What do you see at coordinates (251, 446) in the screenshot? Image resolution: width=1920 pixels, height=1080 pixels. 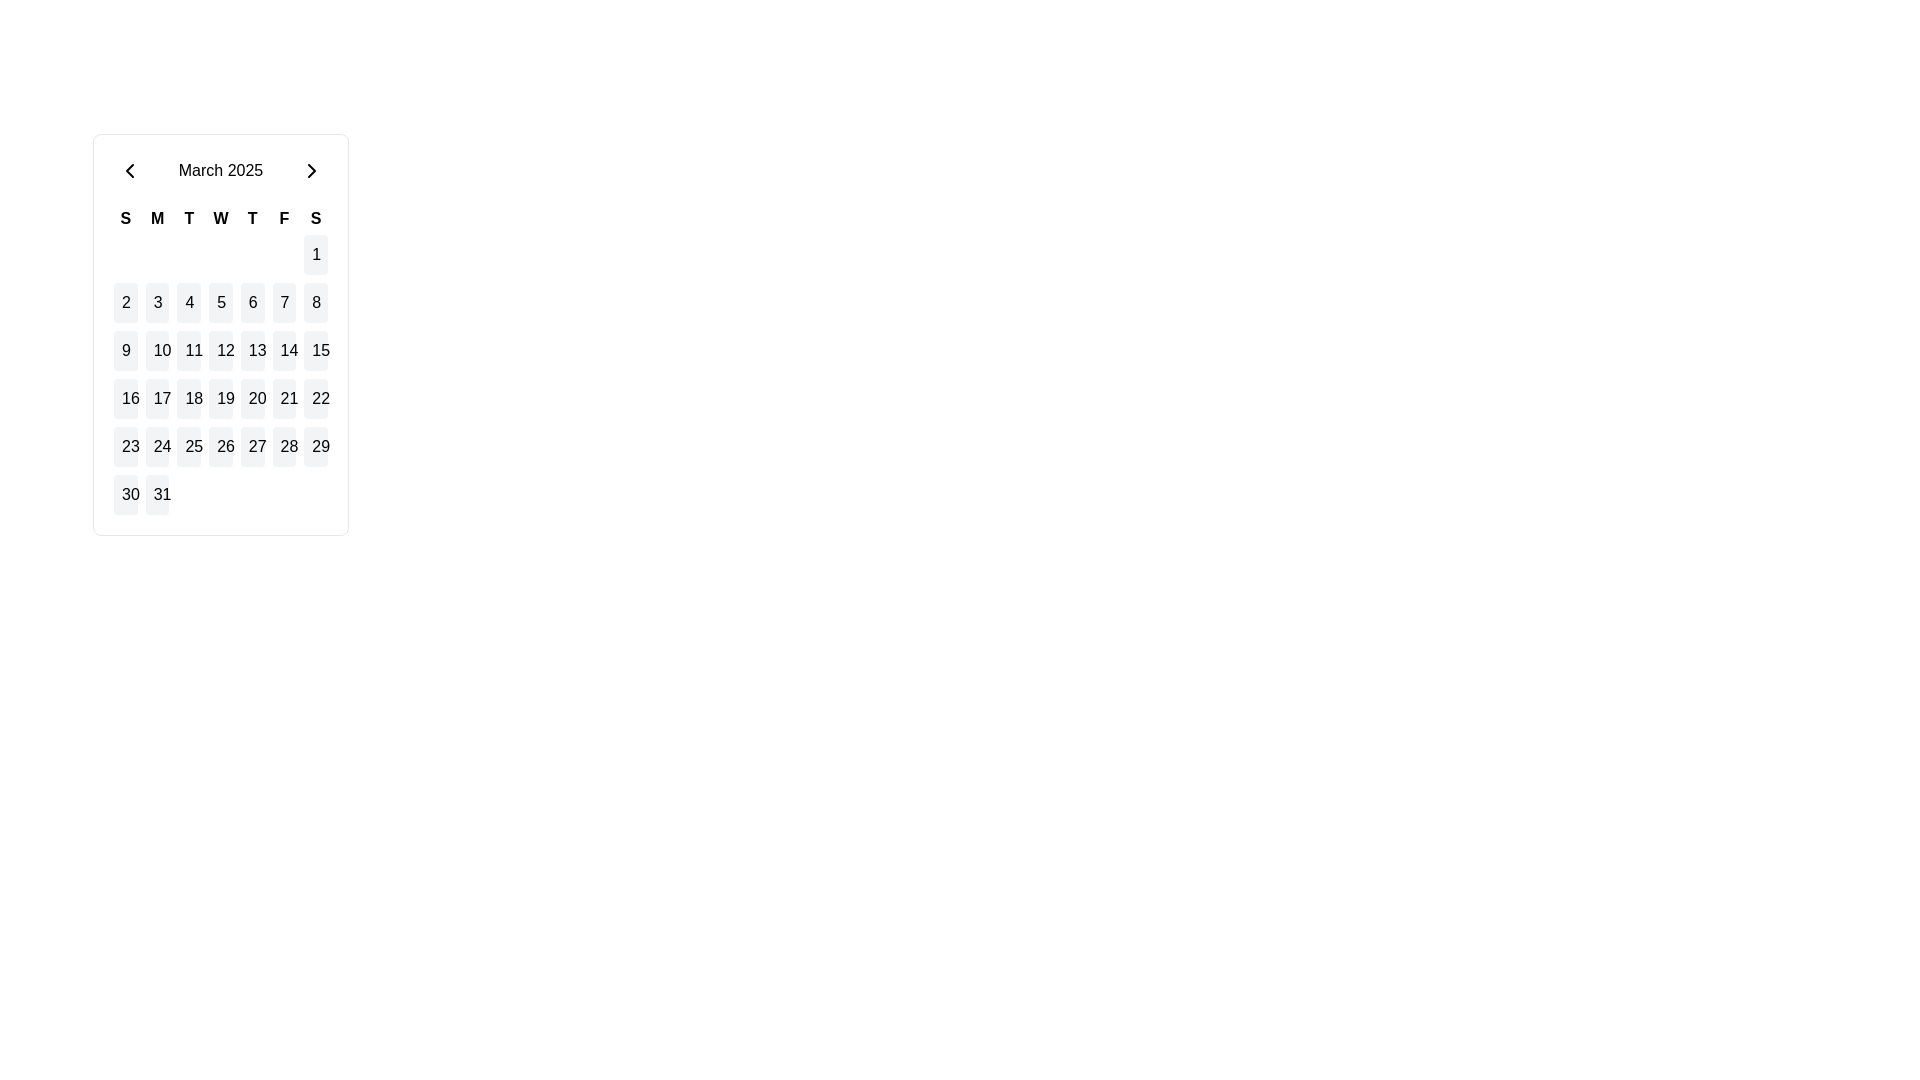 I see `the button labeled '27' with a light gray background and rounded edges in the last row and fifth column of the calendar grid` at bounding box center [251, 446].